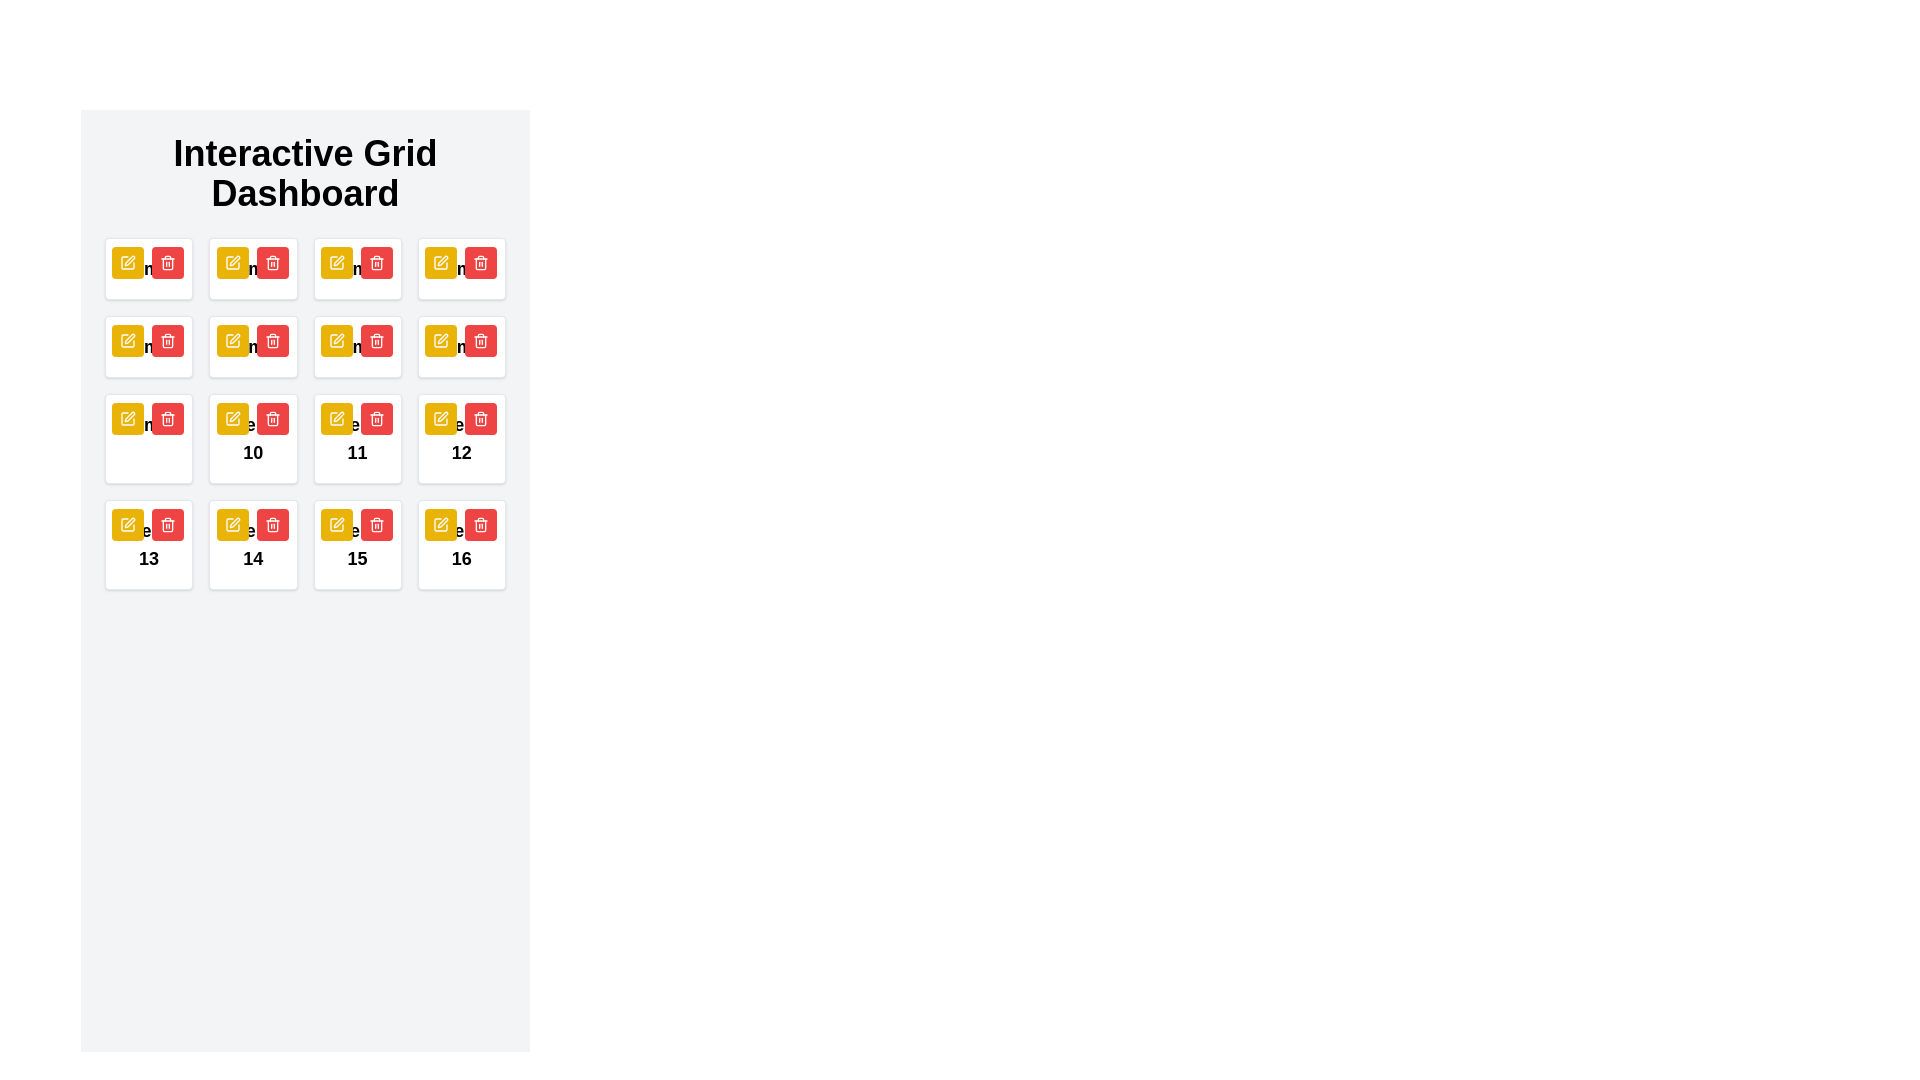 Image resolution: width=1920 pixels, height=1080 pixels. What do you see at coordinates (127, 339) in the screenshot?
I see `the yellow button with a white edit icon located in the top-left corner of the card labeled '5'` at bounding box center [127, 339].